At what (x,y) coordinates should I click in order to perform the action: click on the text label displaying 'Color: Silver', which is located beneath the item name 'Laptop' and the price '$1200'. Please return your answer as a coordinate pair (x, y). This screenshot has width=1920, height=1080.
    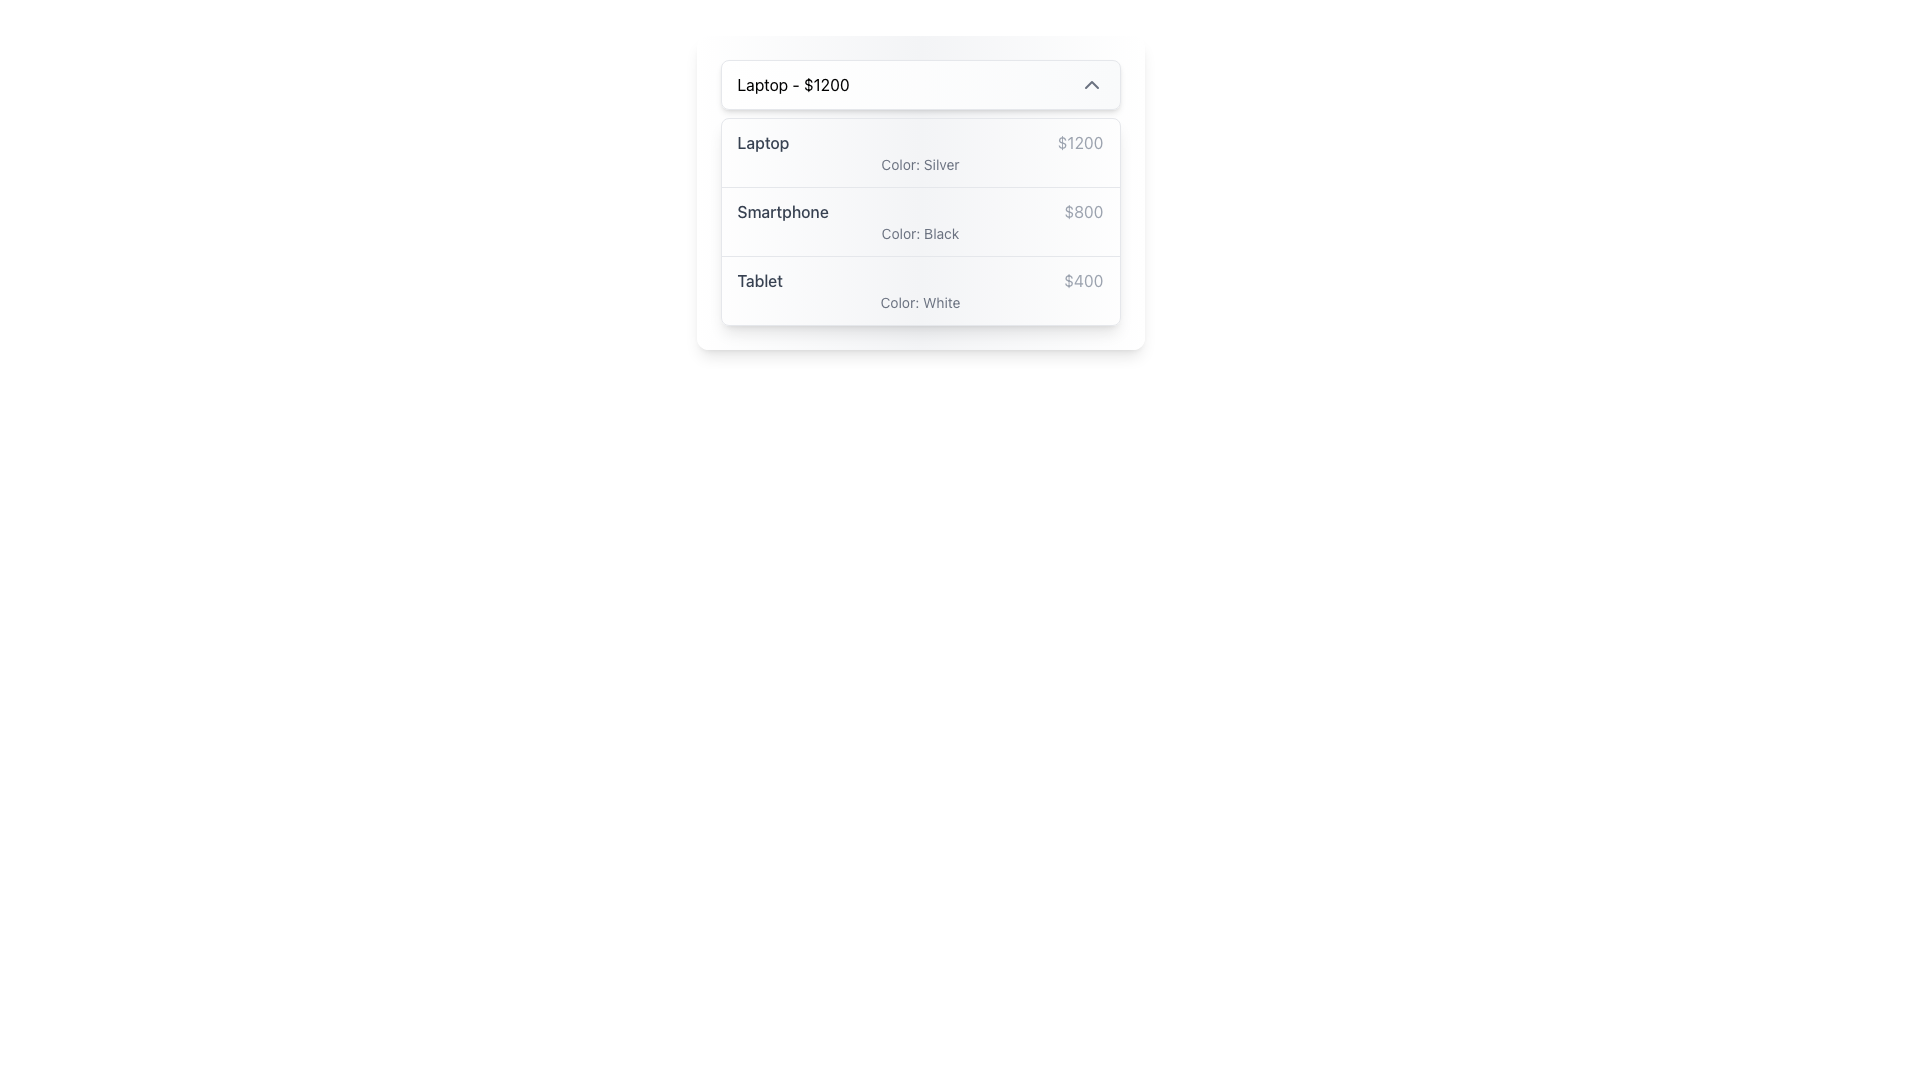
    Looking at the image, I should click on (919, 164).